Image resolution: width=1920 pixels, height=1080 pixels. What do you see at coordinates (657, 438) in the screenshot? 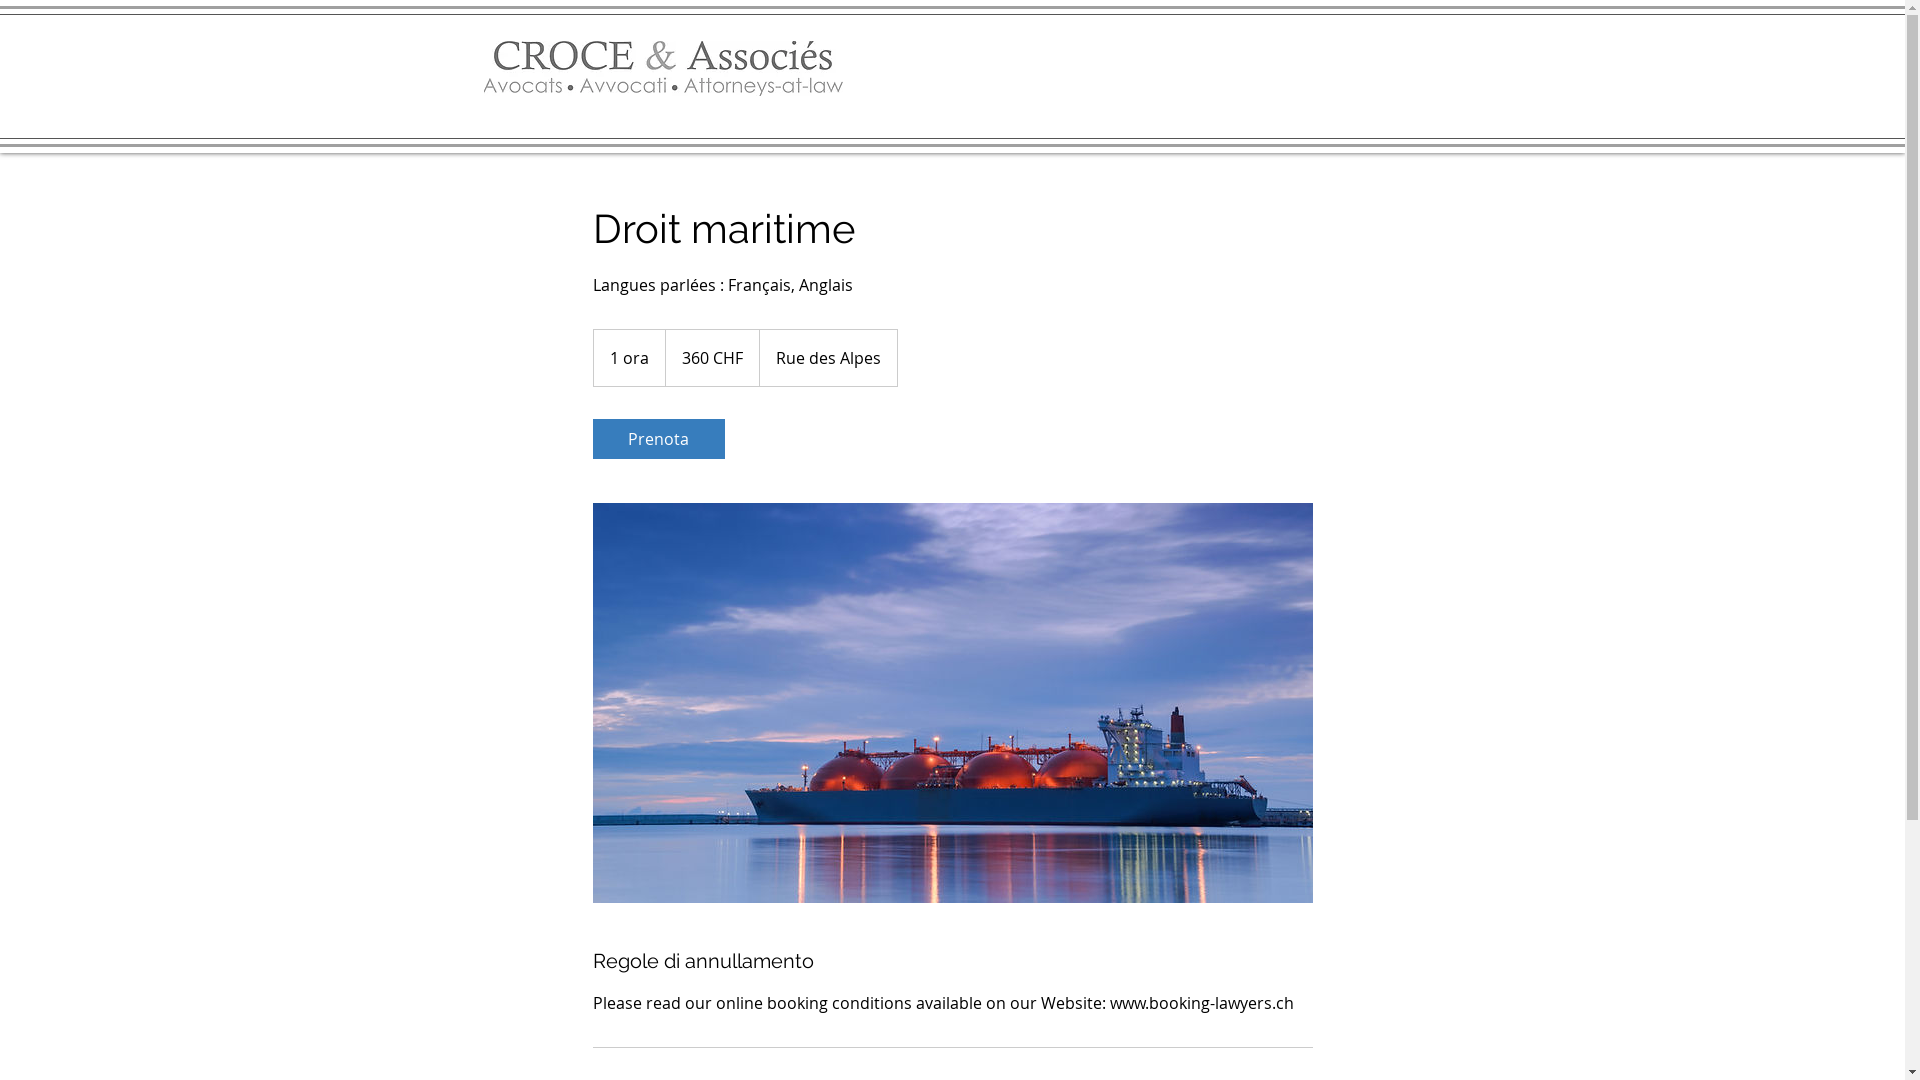
I see `'Prenota'` at bounding box center [657, 438].